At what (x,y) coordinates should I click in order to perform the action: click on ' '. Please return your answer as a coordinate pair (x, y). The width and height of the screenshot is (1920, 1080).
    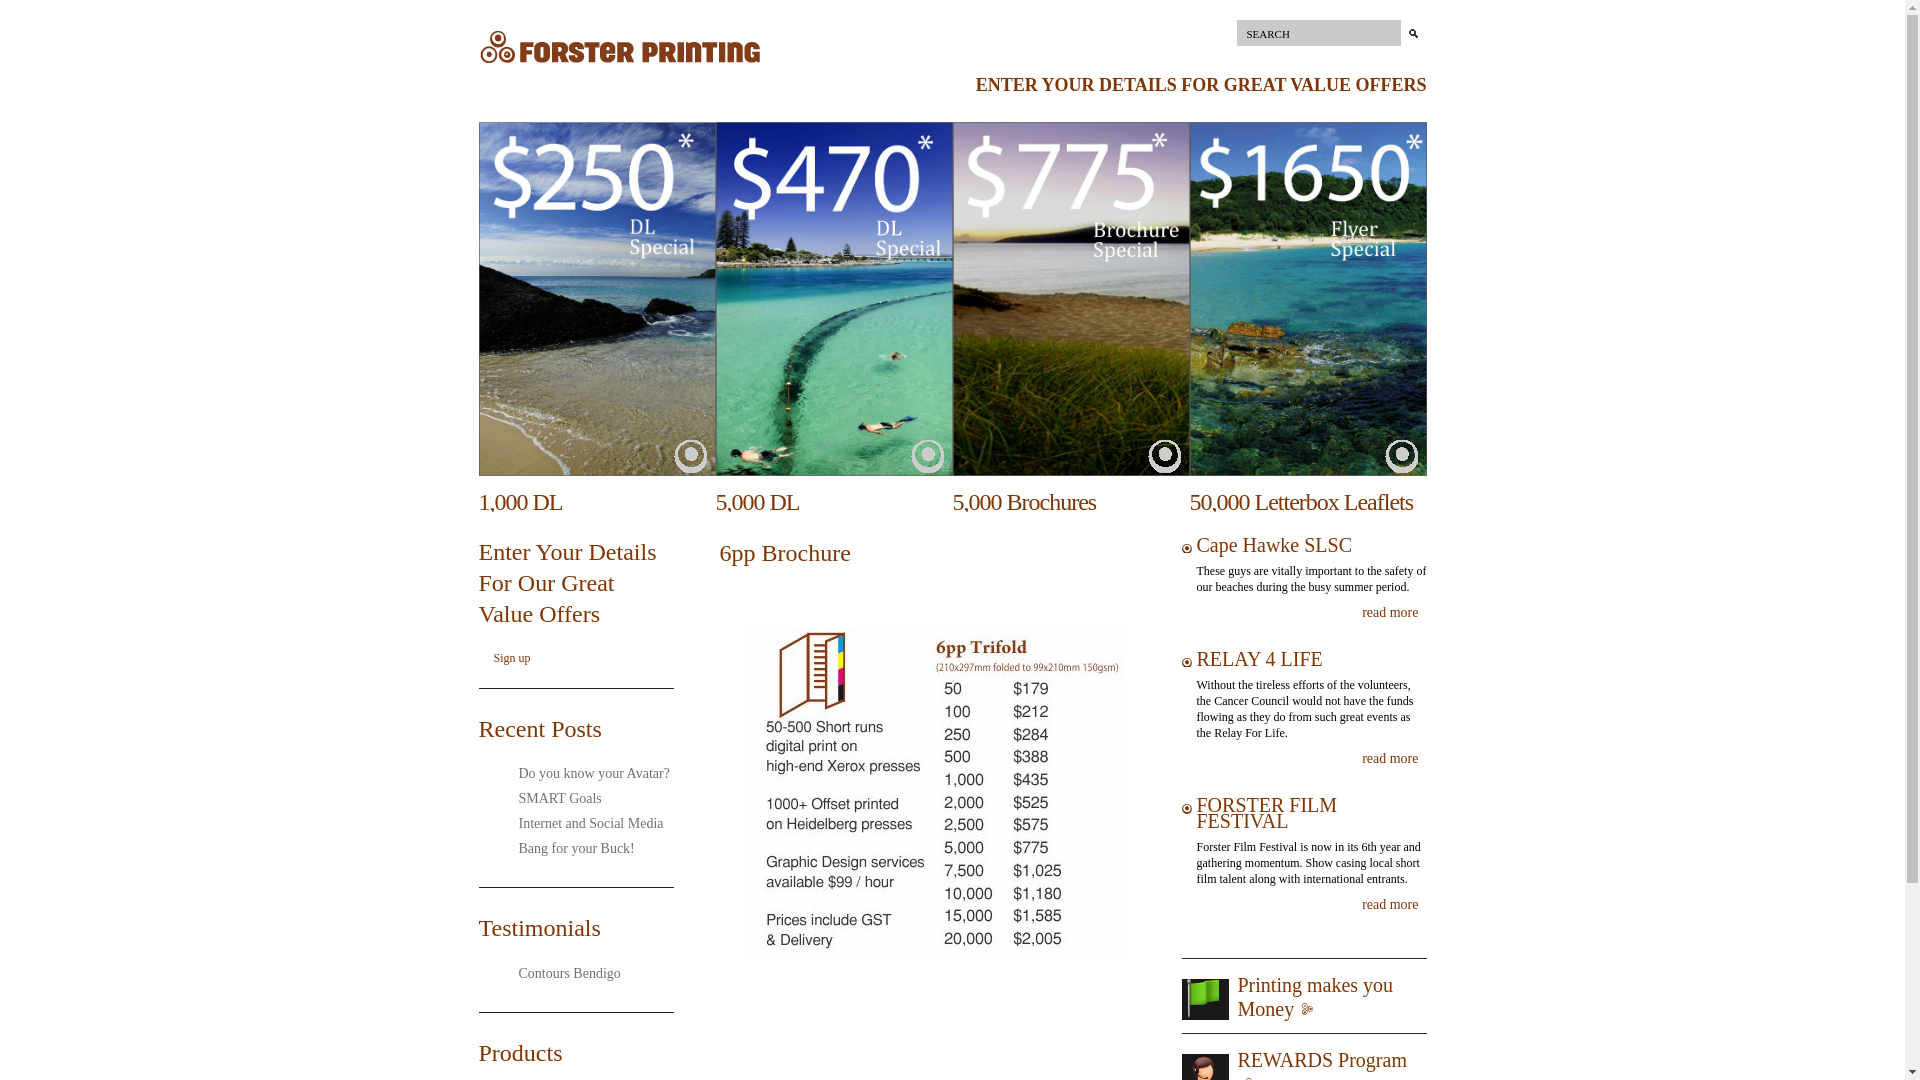
    Looking at the image, I should click on (695, 457).